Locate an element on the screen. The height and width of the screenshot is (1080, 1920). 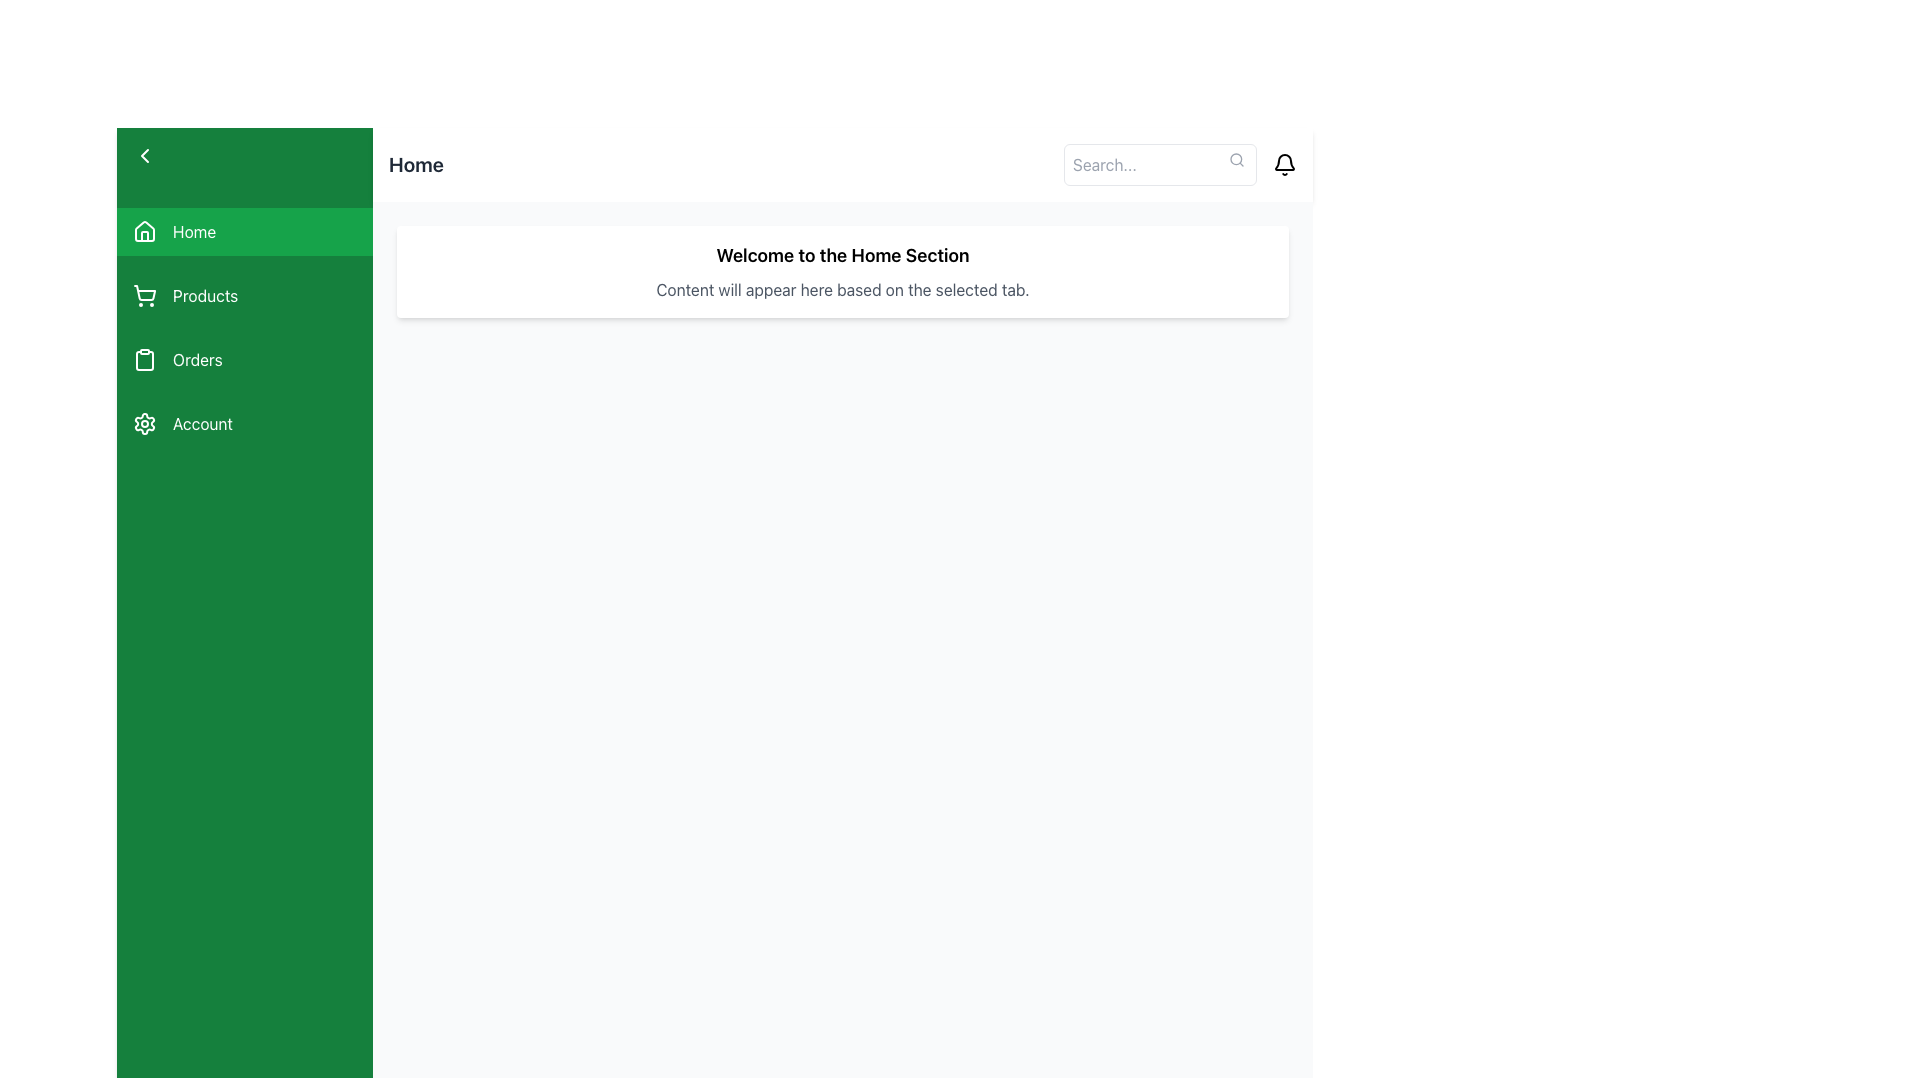
the house door icon located in the lower section of the house icon in the navigation bar, positioned to the left of the 'Home' text is located at coordinates (143, 235).